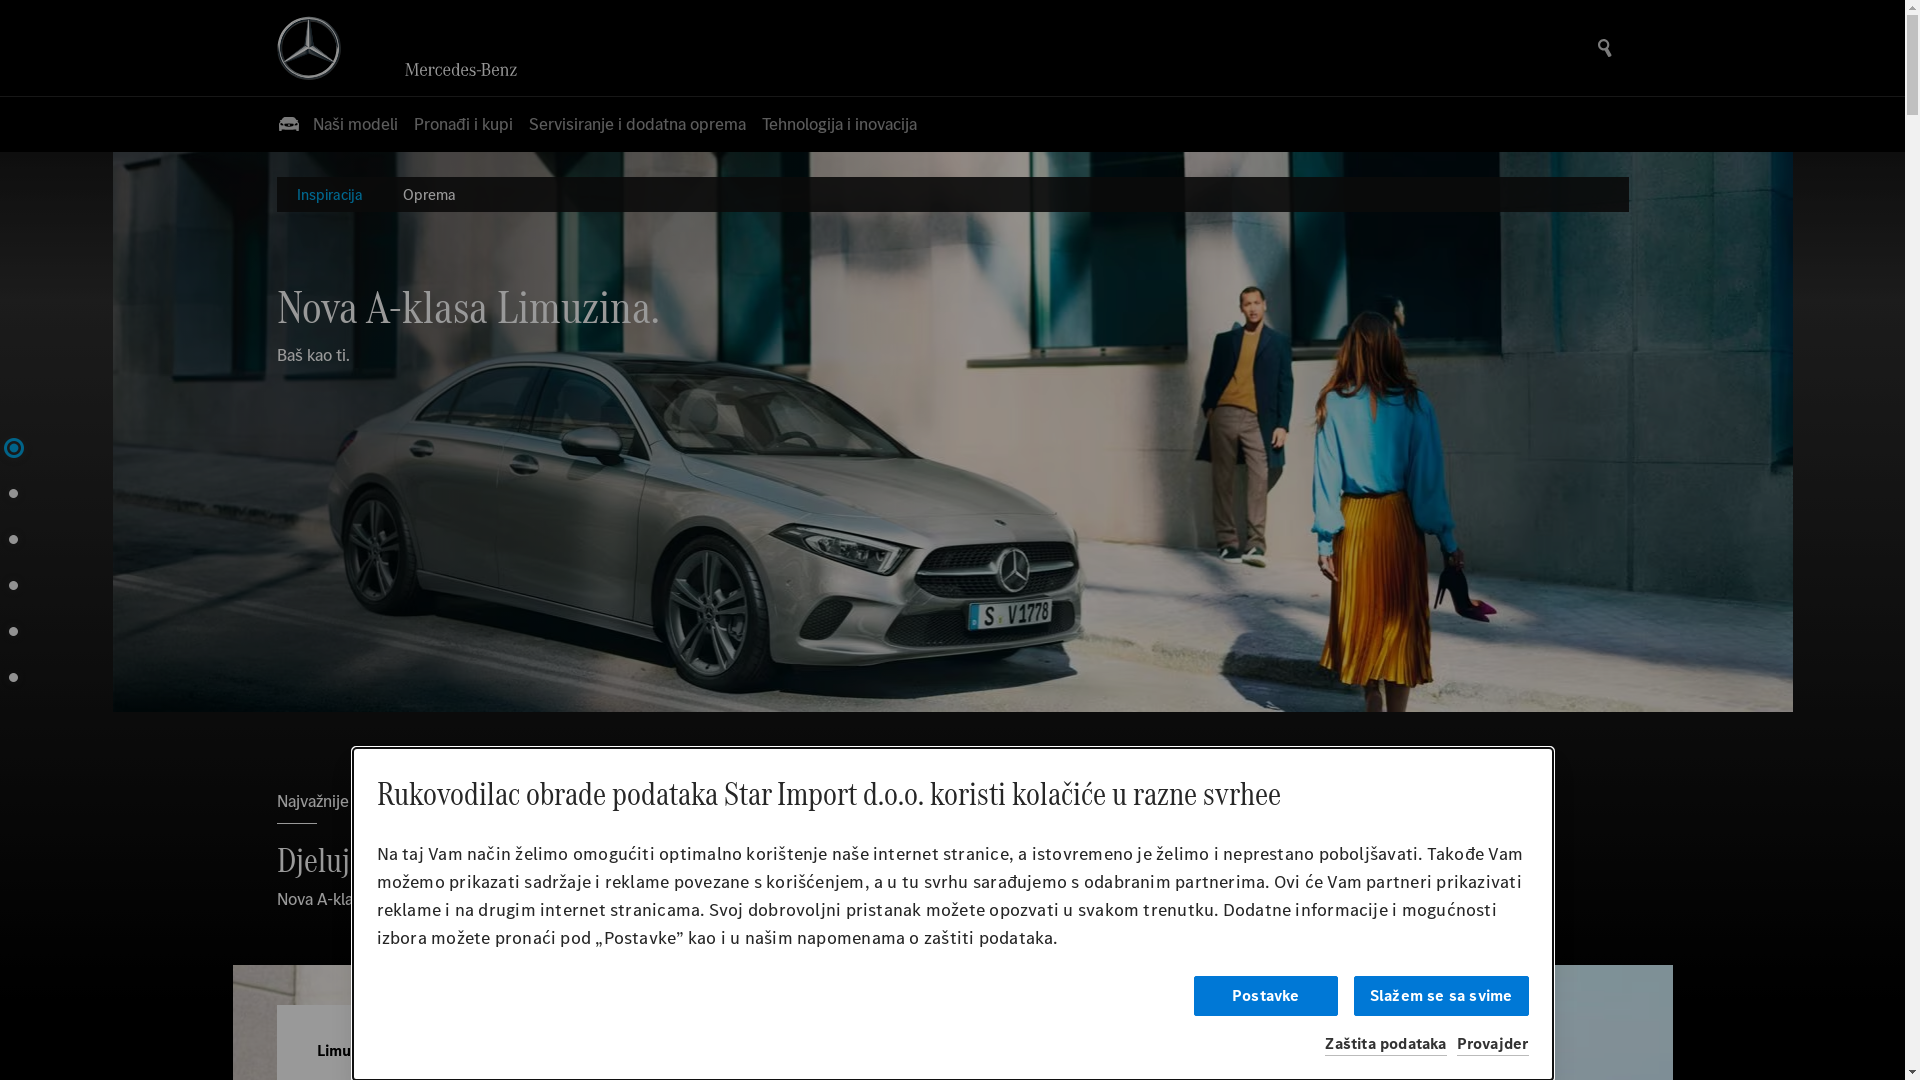 The width and height of the screenshot is (1920, 1080). What do you see at coordinates (635, 123) in the screenshot?
I see `'Servisiranje i dodatna oprema'` at bounding box center [635, 123].